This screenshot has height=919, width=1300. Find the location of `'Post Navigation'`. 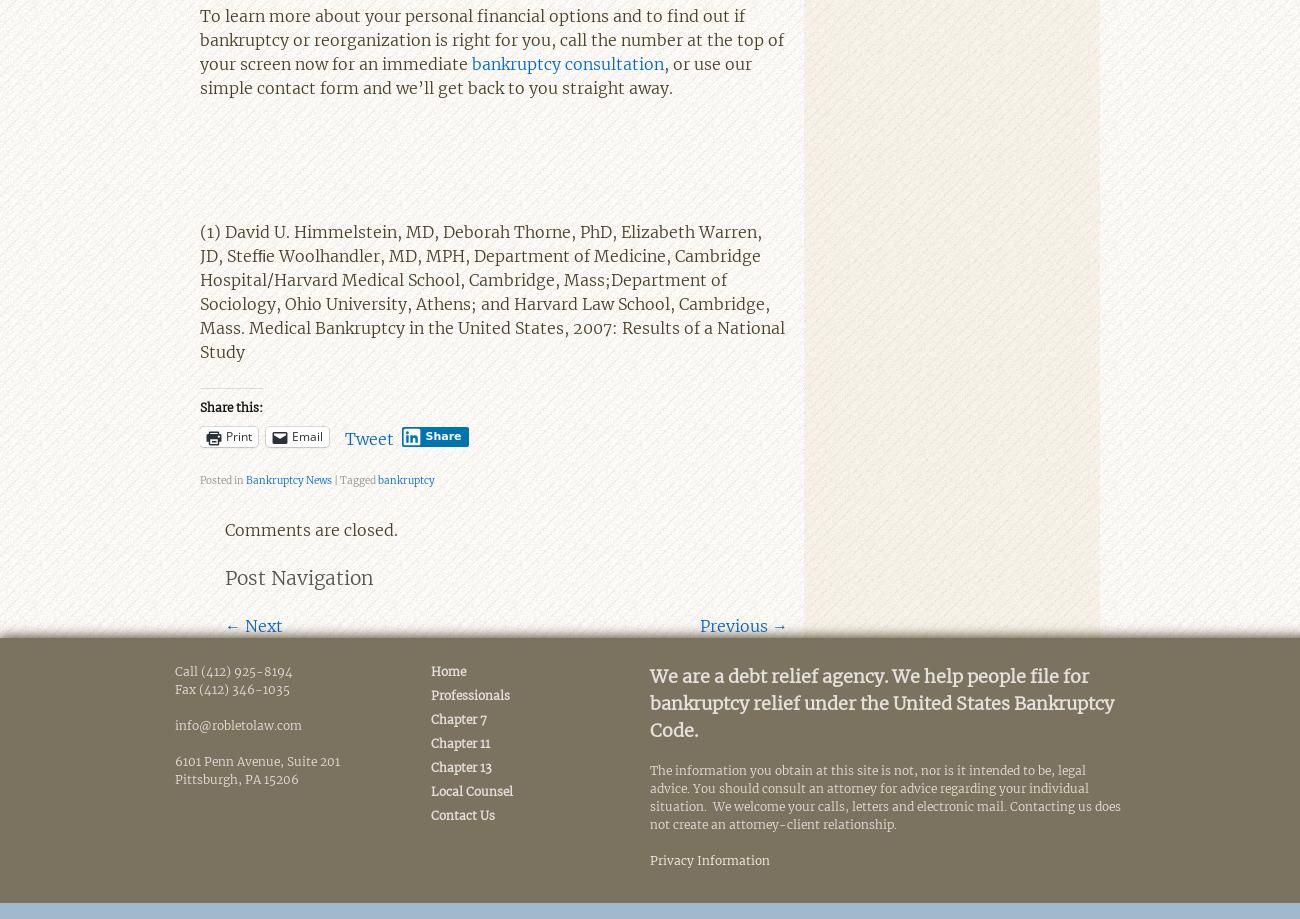

'Post Navigation' is located at coordinates (299, 577).